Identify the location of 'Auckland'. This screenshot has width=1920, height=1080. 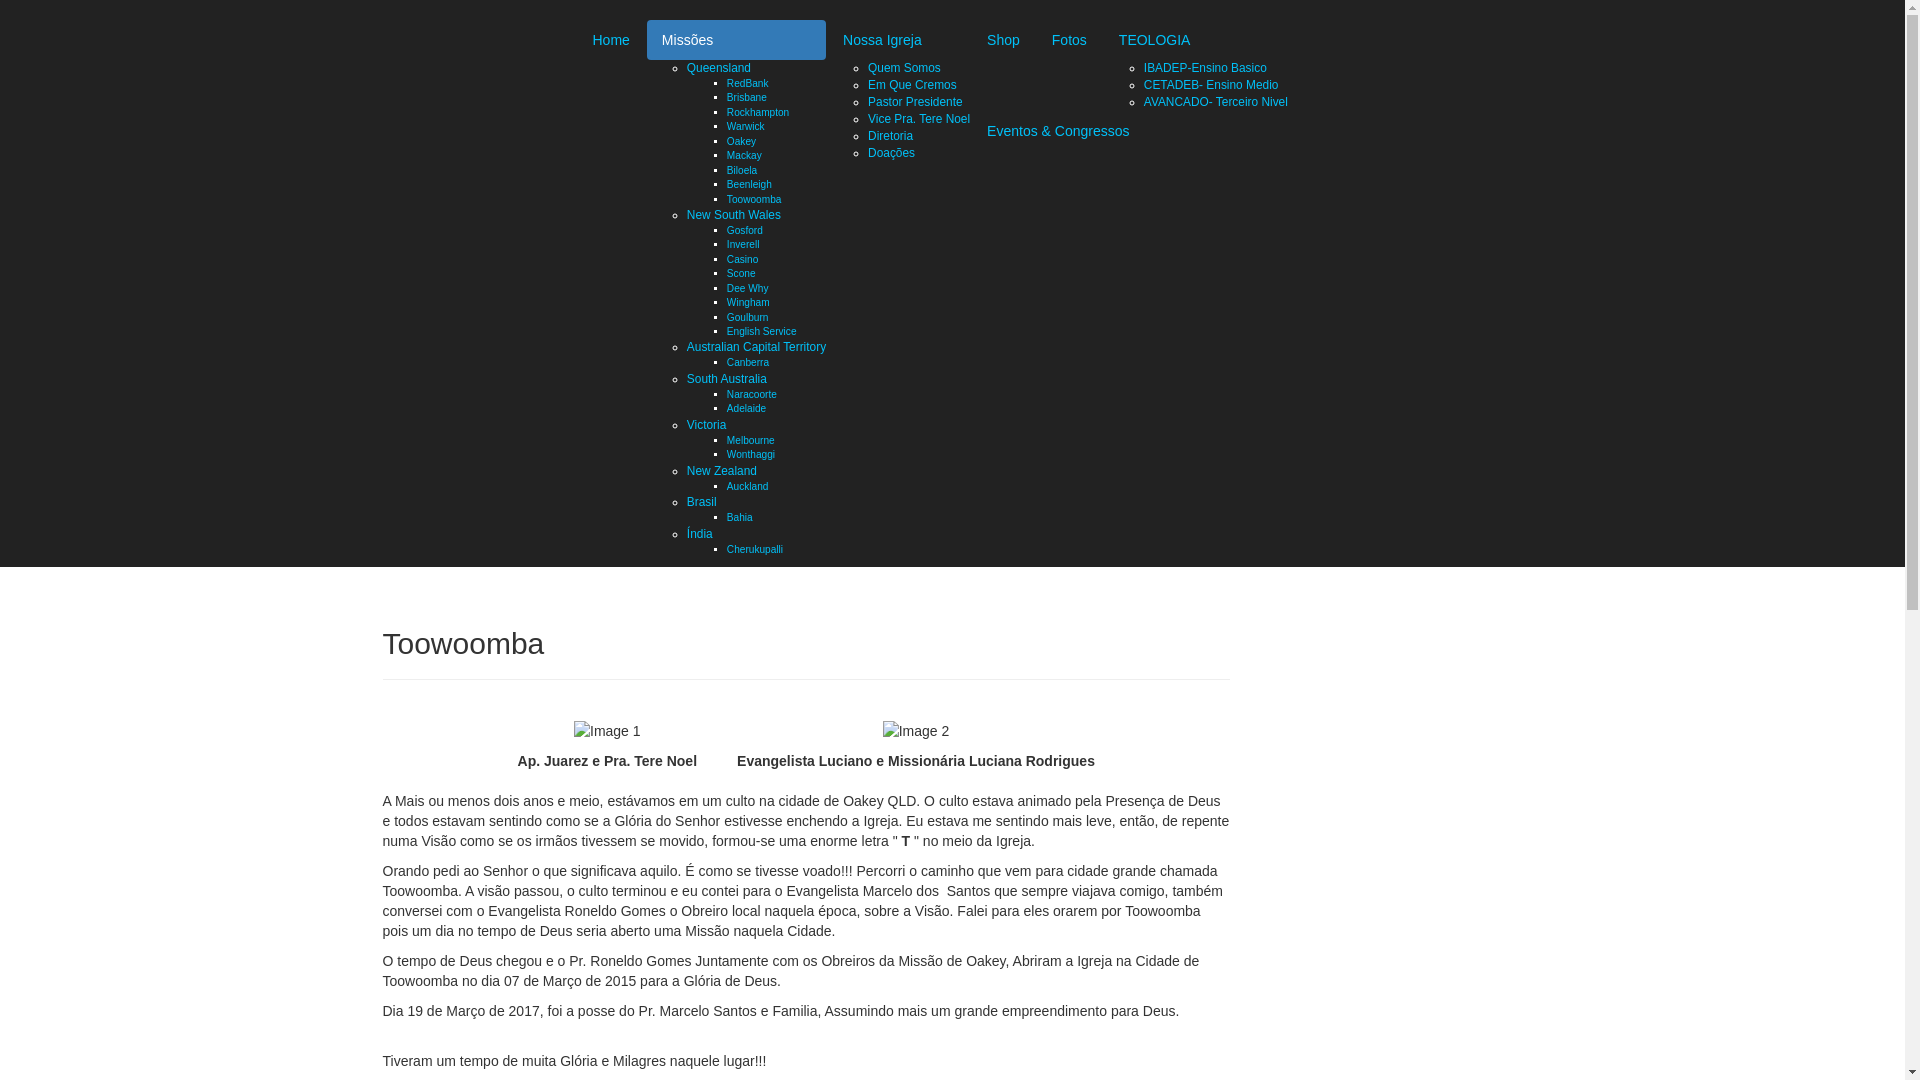
(747, 486).